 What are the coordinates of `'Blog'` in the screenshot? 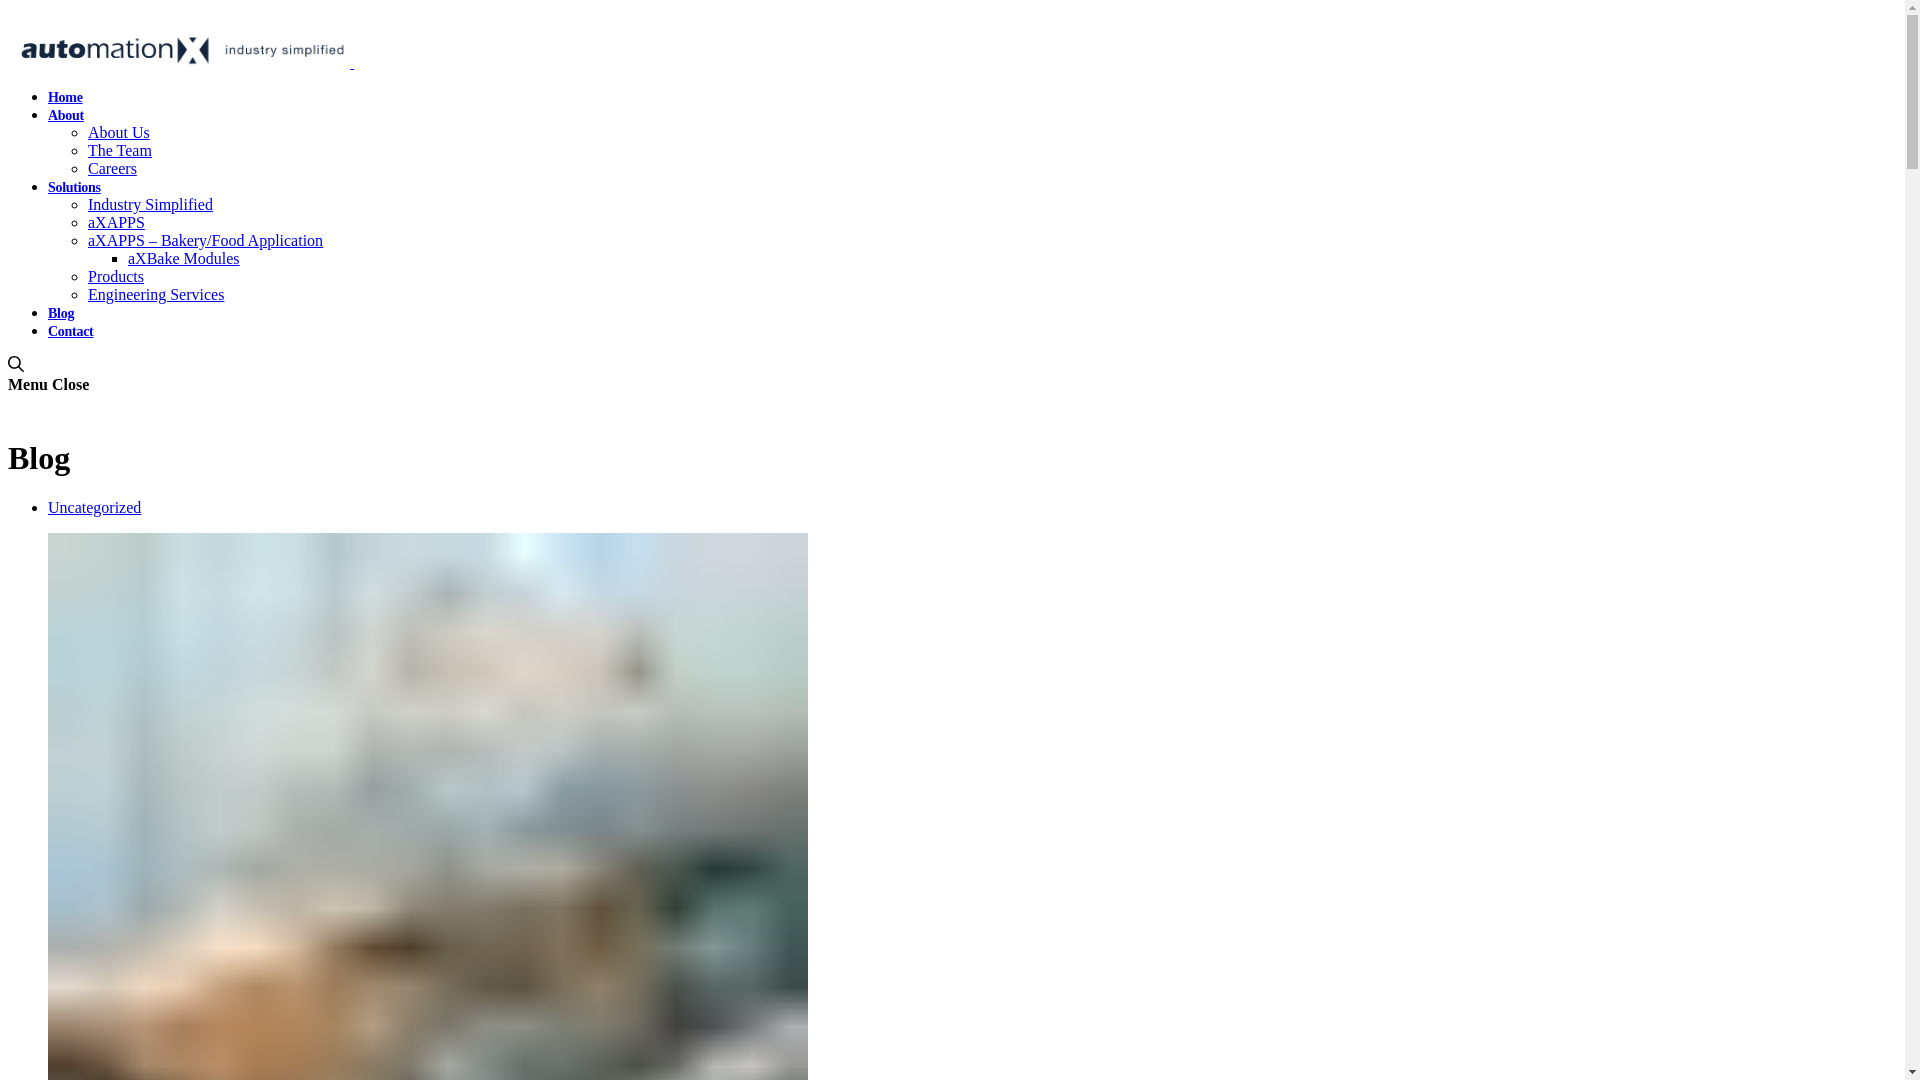 It's located at (61, 313).